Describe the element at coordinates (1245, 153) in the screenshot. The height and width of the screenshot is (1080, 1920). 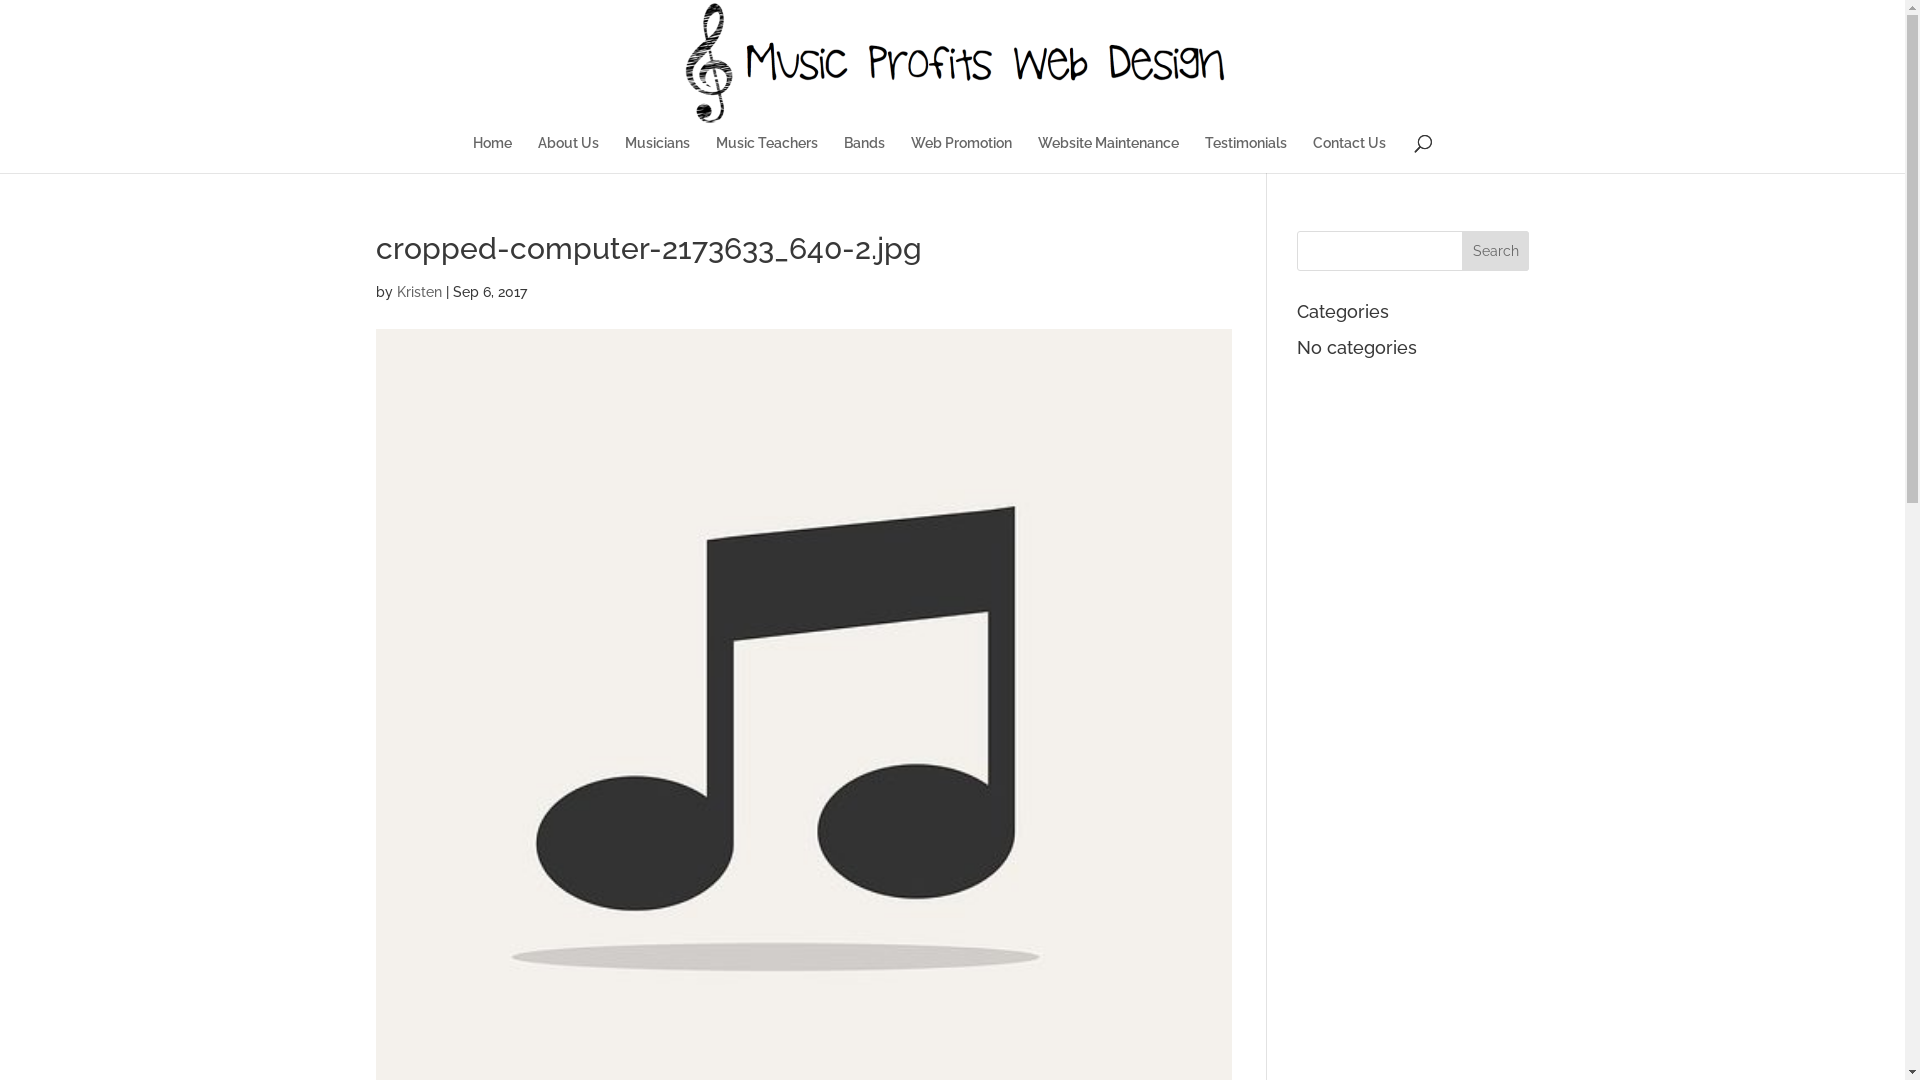
I see `'Testimonials'` at that location.